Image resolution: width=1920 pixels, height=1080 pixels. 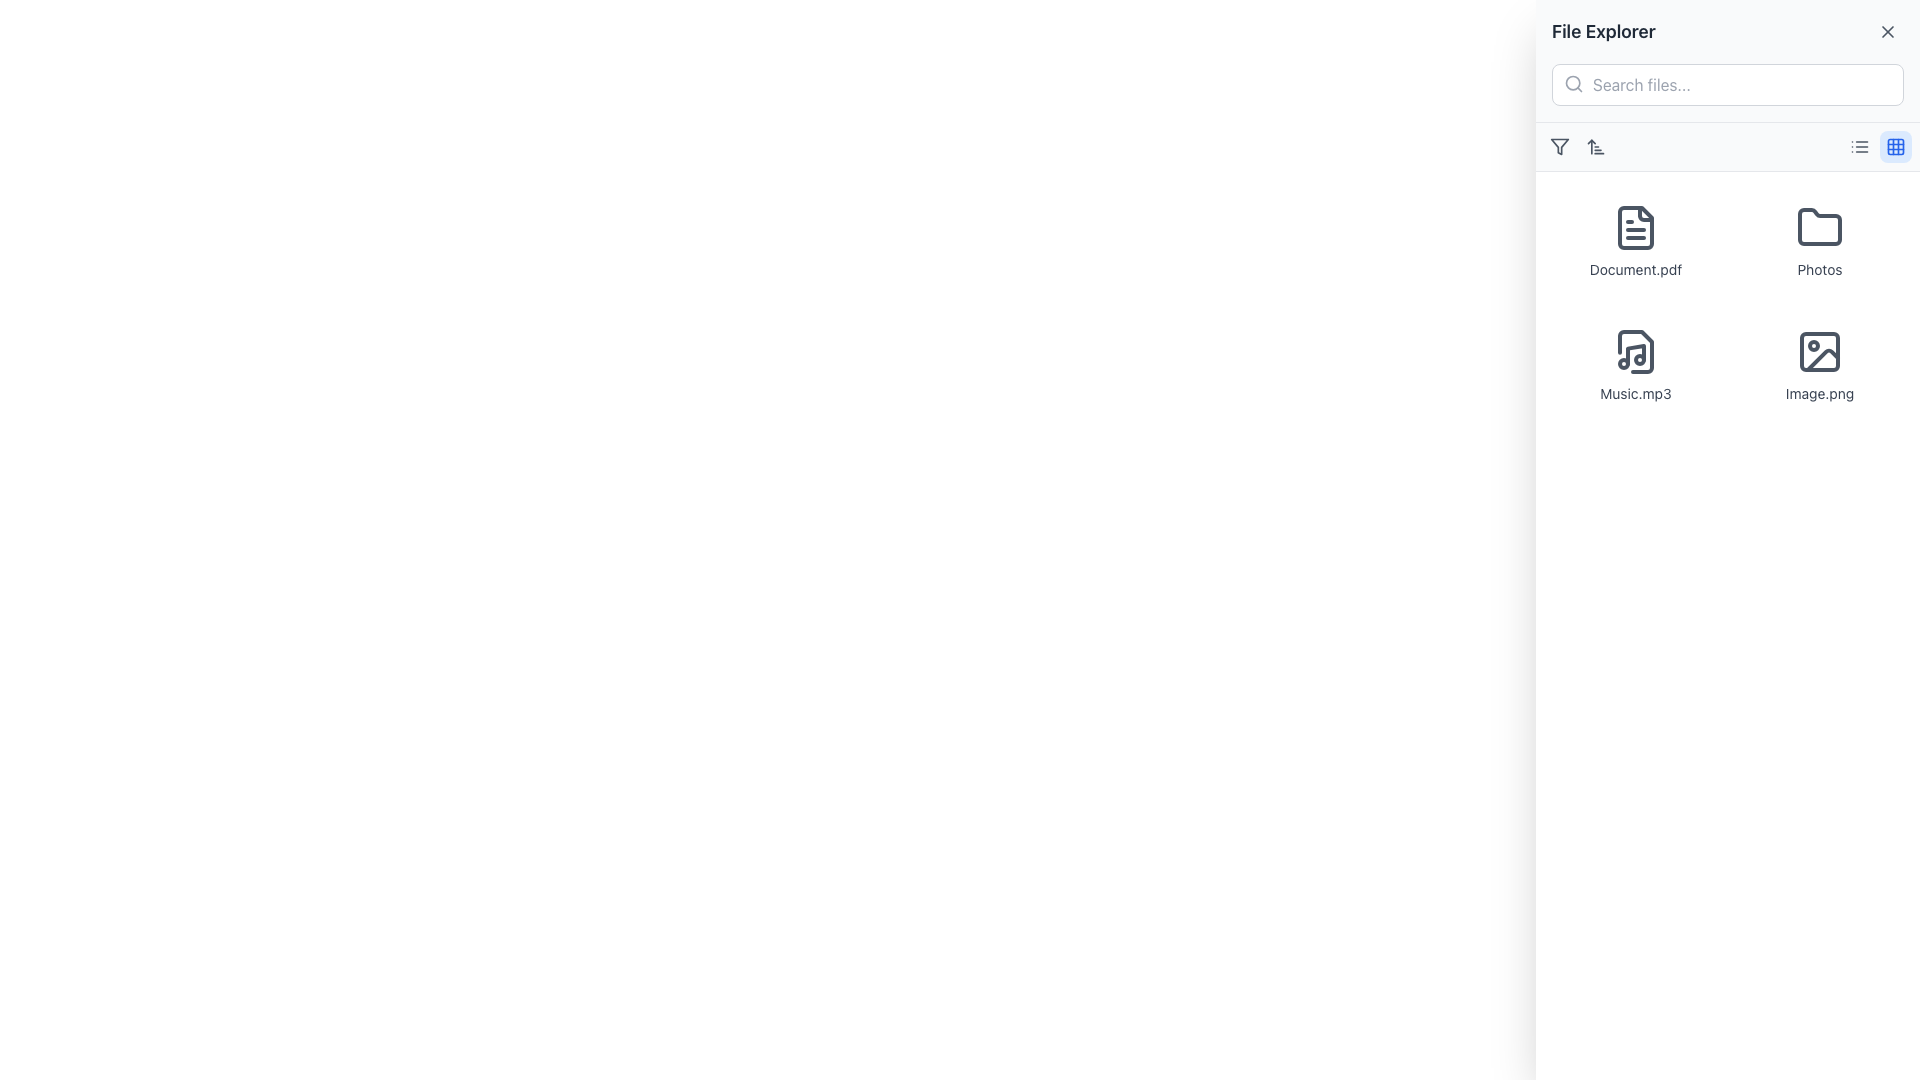 What do you see at coordinates (1636, 366) in the screenshot?
I see `the File item widget displaying the icon of a document with a musical note and the filename 'Music.mp3'` at bounding box center [1636, 366].